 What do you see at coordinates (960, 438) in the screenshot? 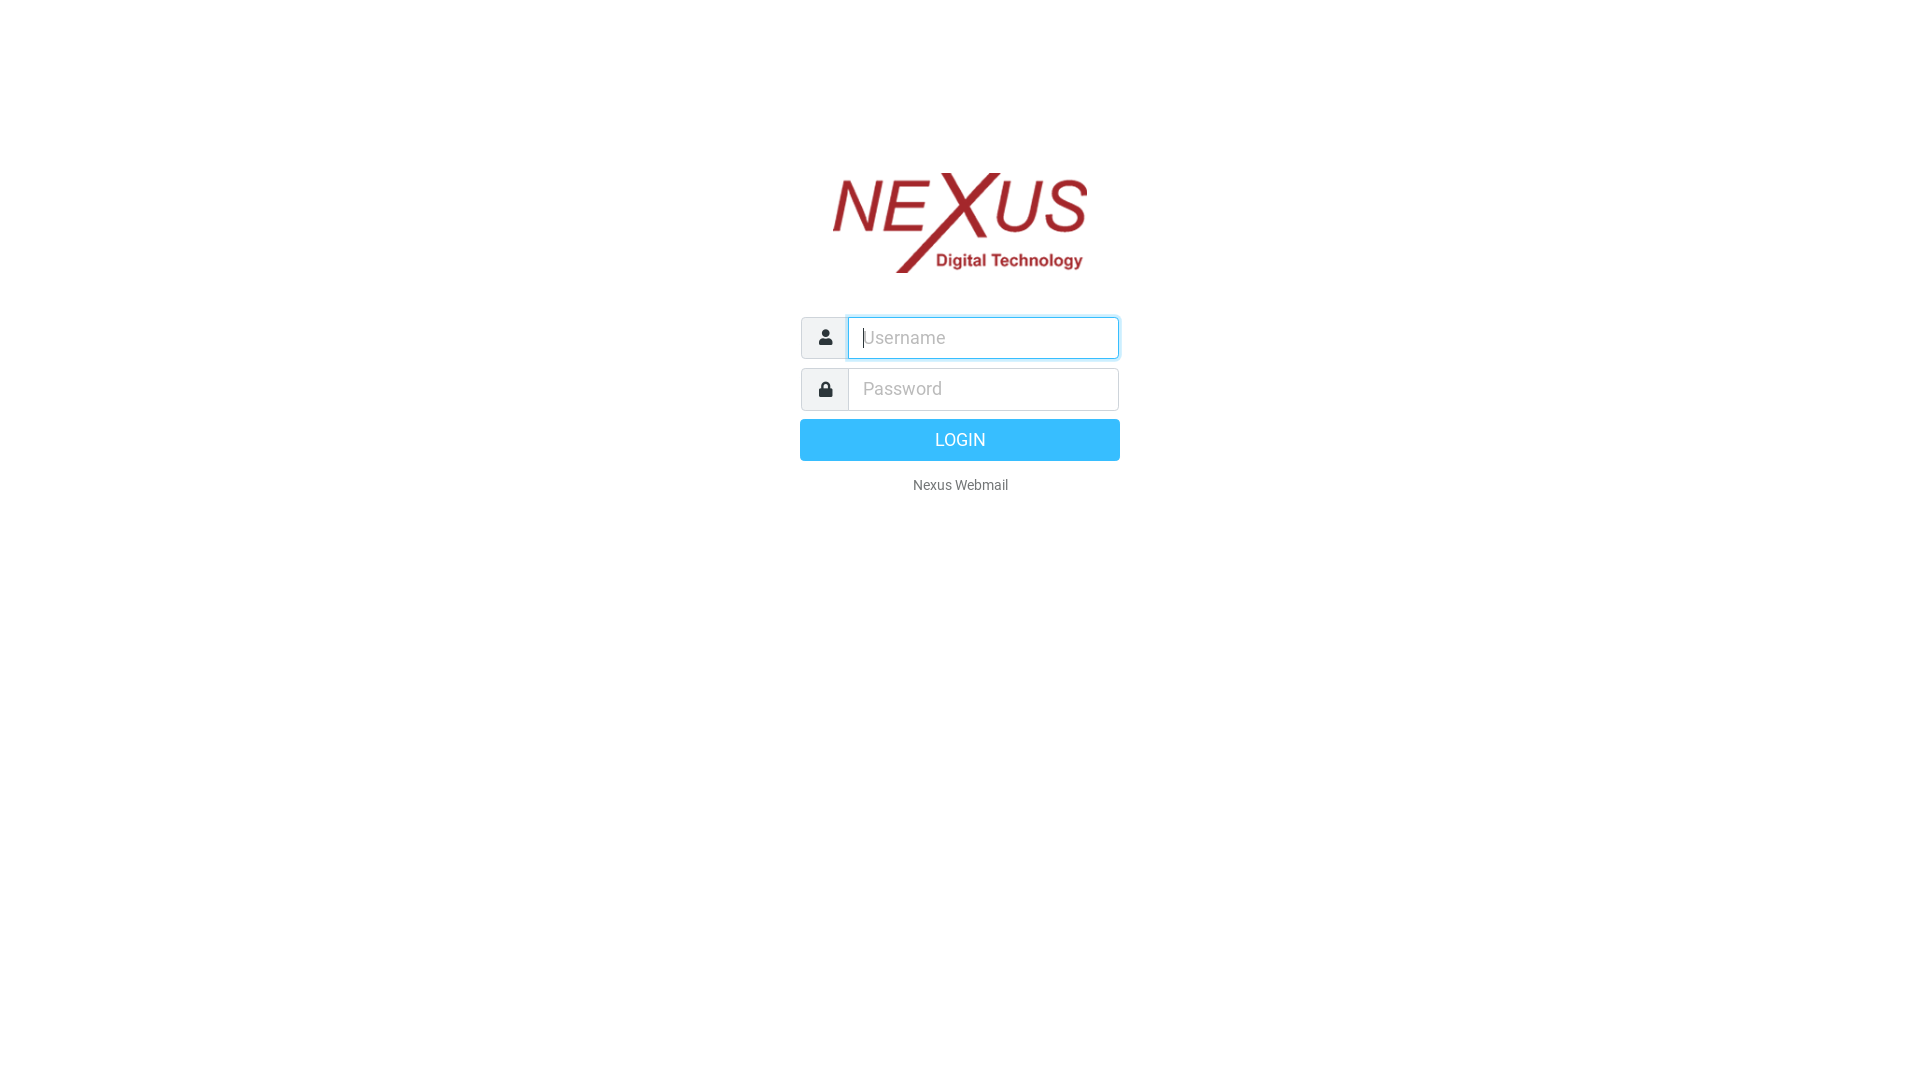
I see `'LOGIN'` at bounding box center [960, 438].